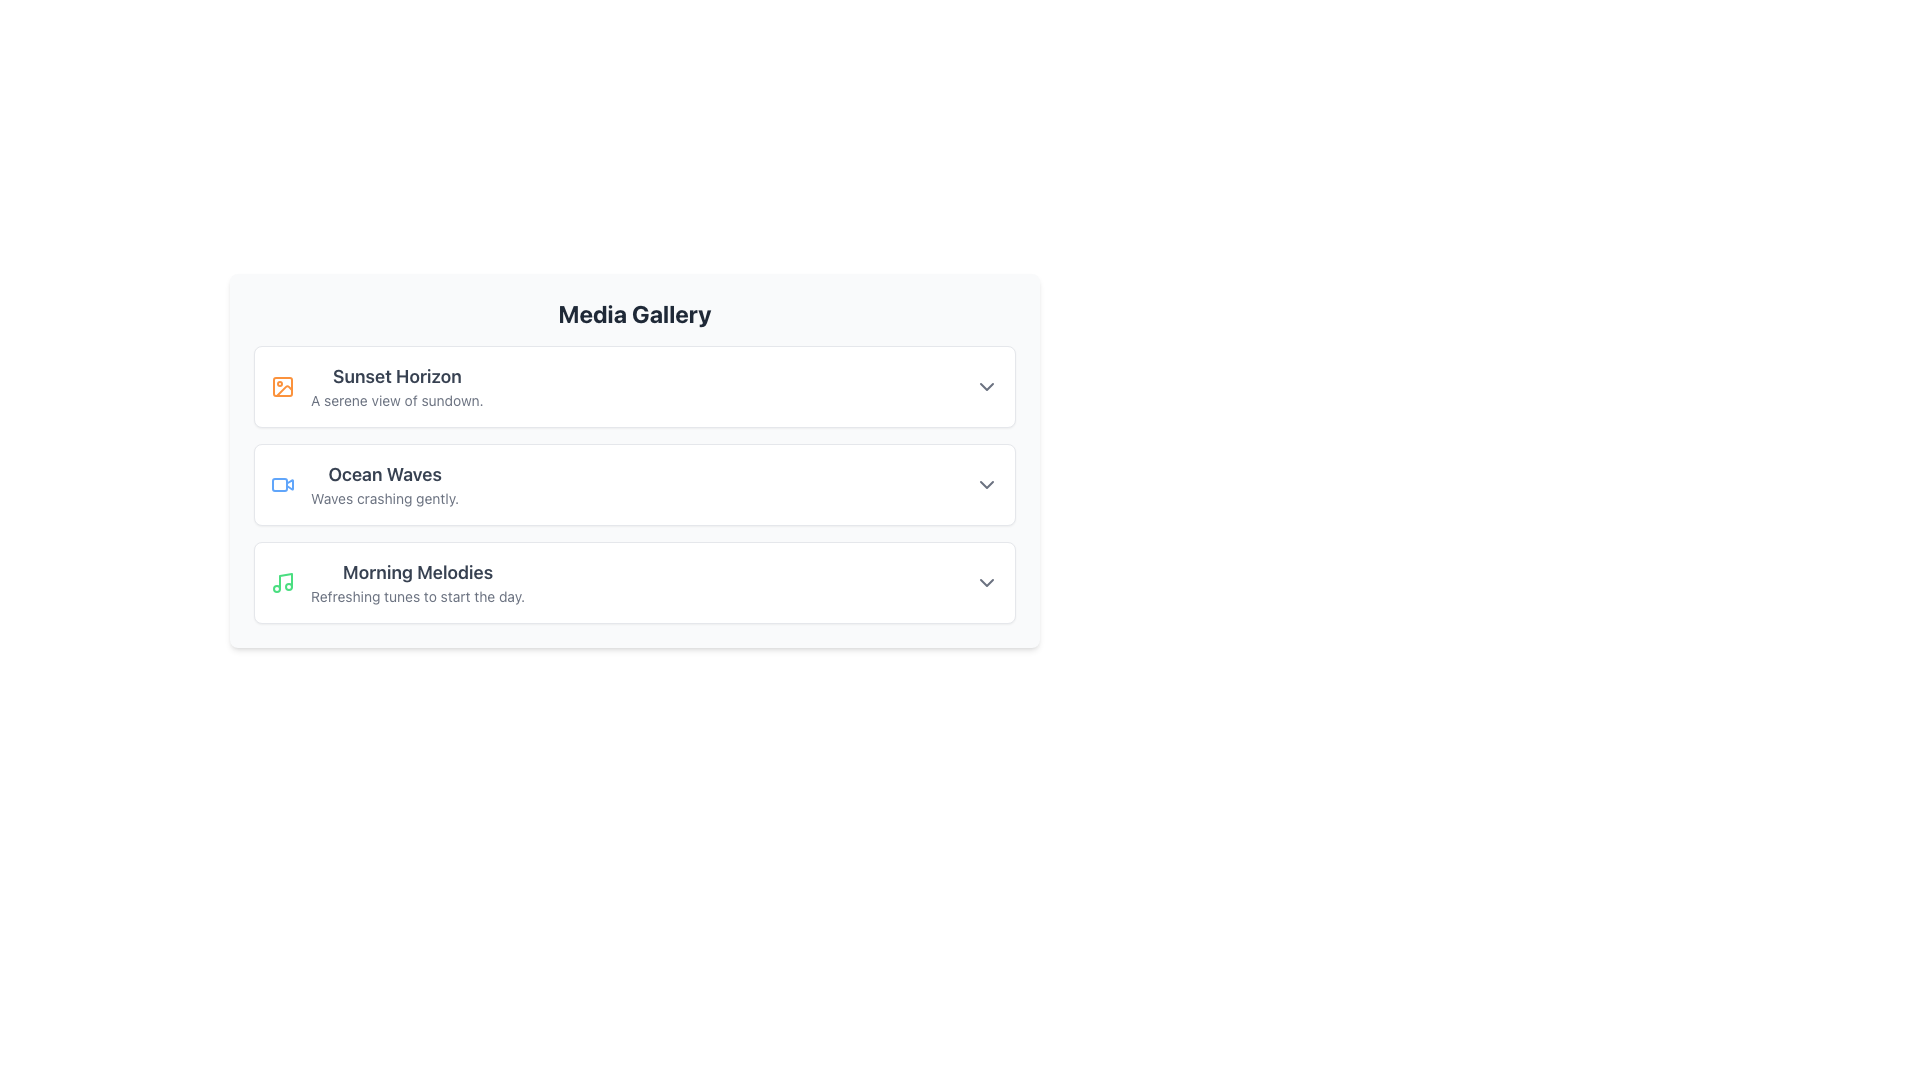 This screenshot has height=1080, width=1920. I want to click on the dropdown toggle button located on the far-right side of the 'Ocean Waves' row, so click(987, 485).